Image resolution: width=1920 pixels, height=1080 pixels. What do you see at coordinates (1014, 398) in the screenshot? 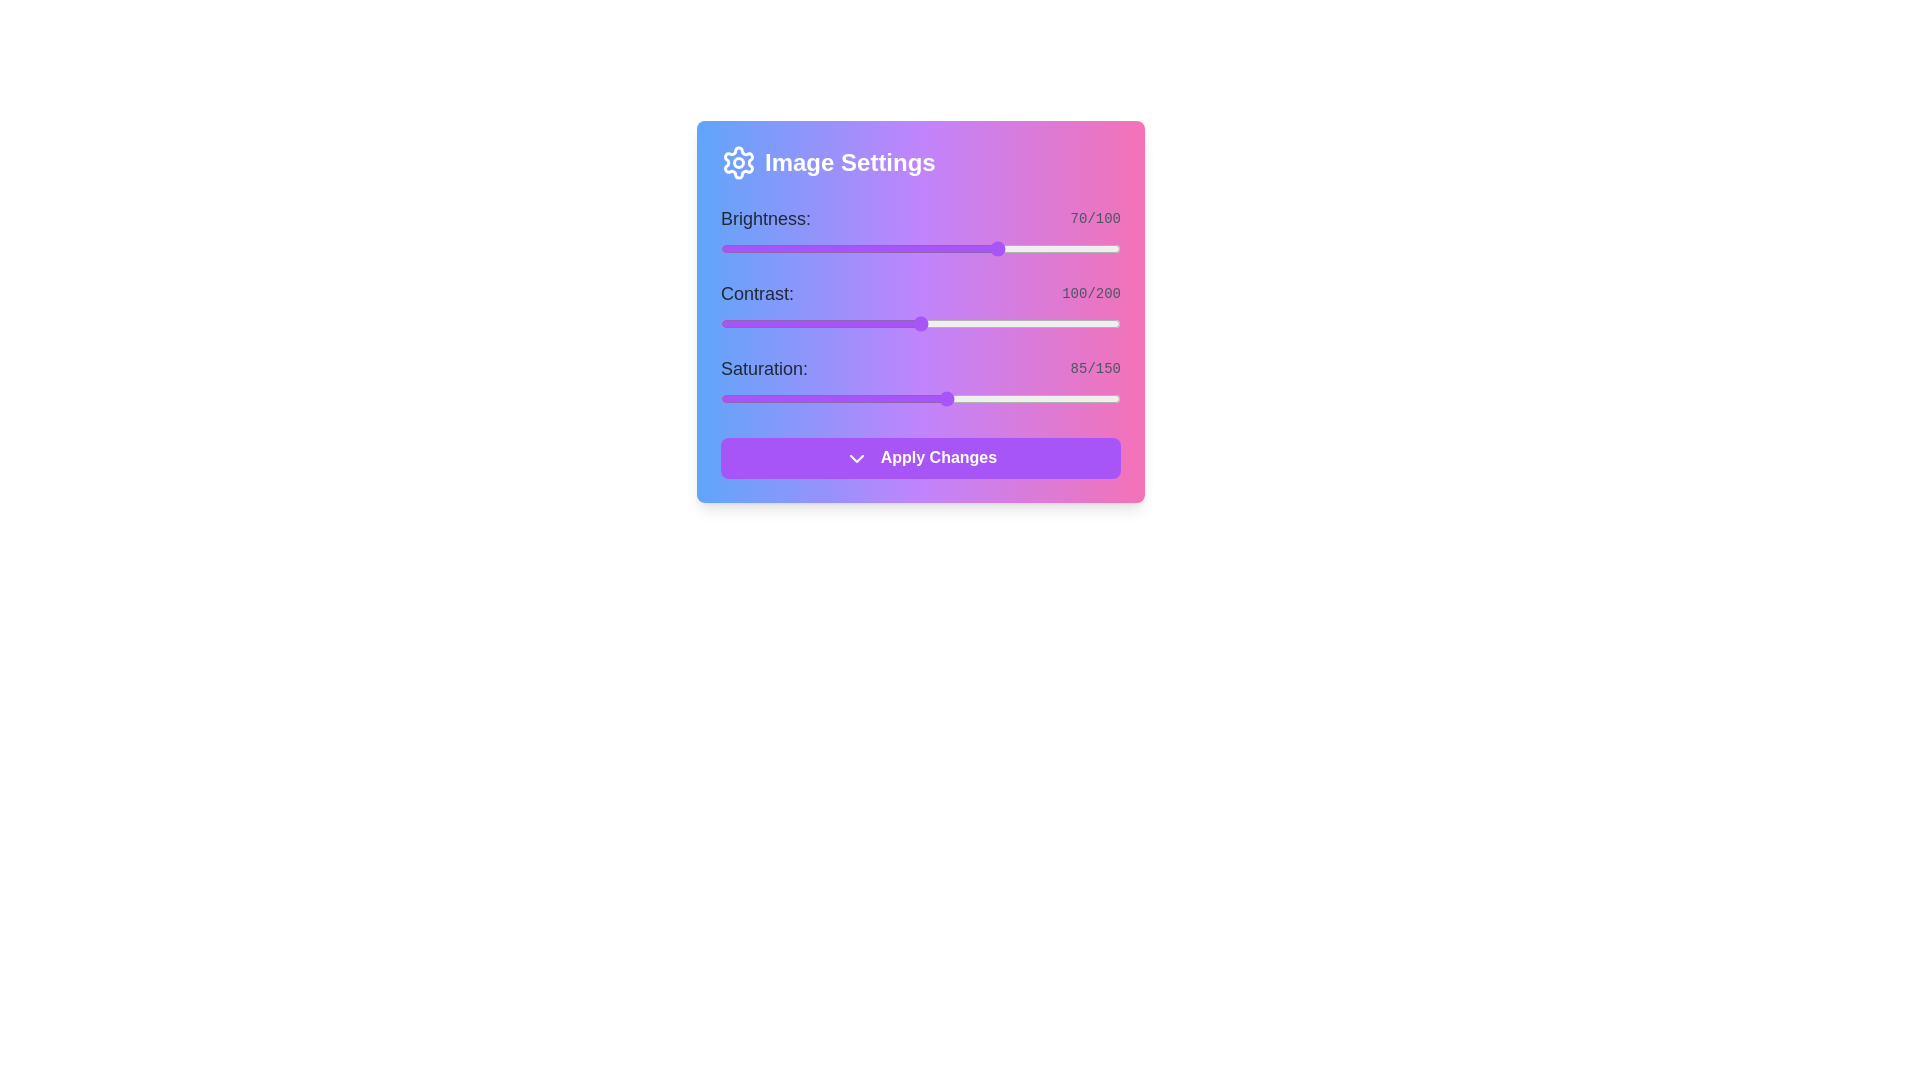
I see `the saturation slider to 110 level` at bounding box center [1014, 398].